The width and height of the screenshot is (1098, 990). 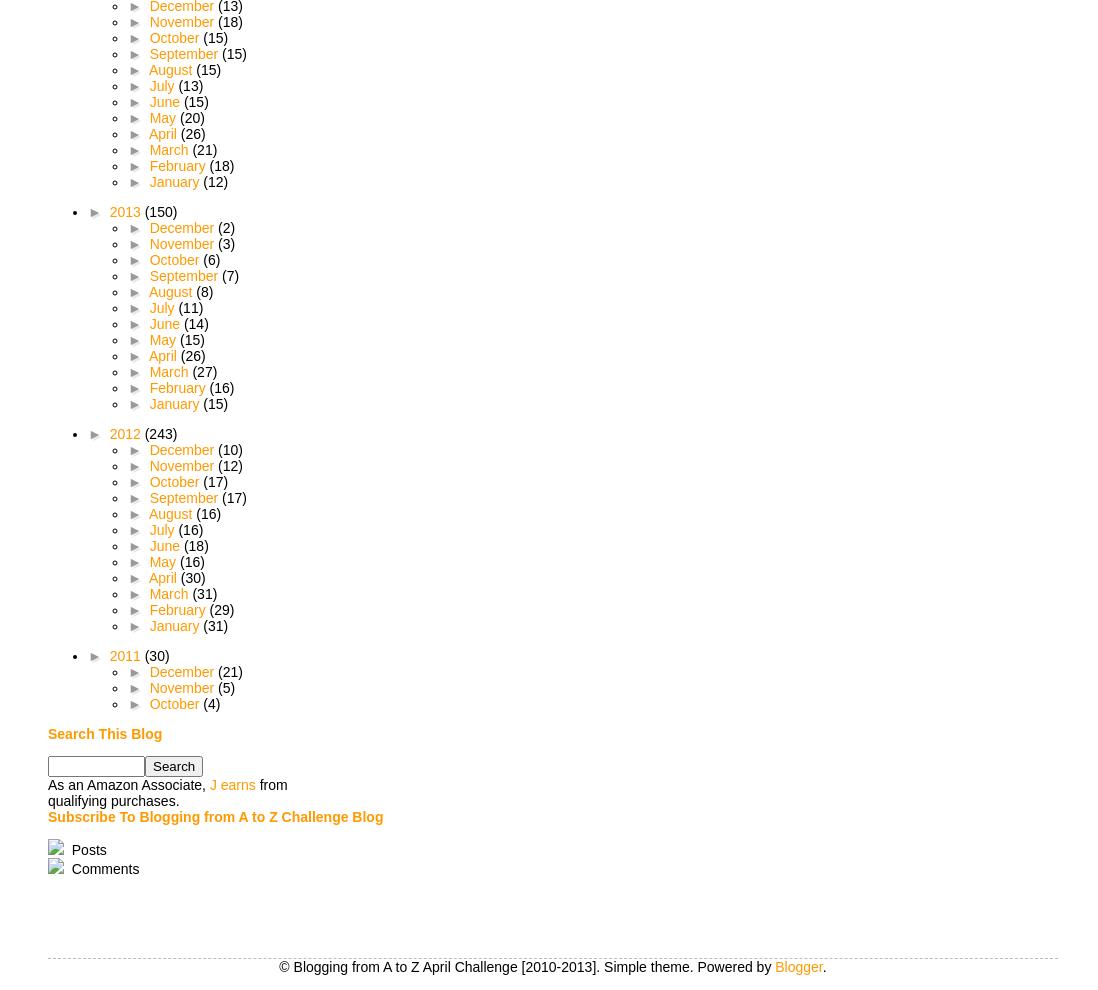 I want to click on '(6)', so click(x=210, y=259).